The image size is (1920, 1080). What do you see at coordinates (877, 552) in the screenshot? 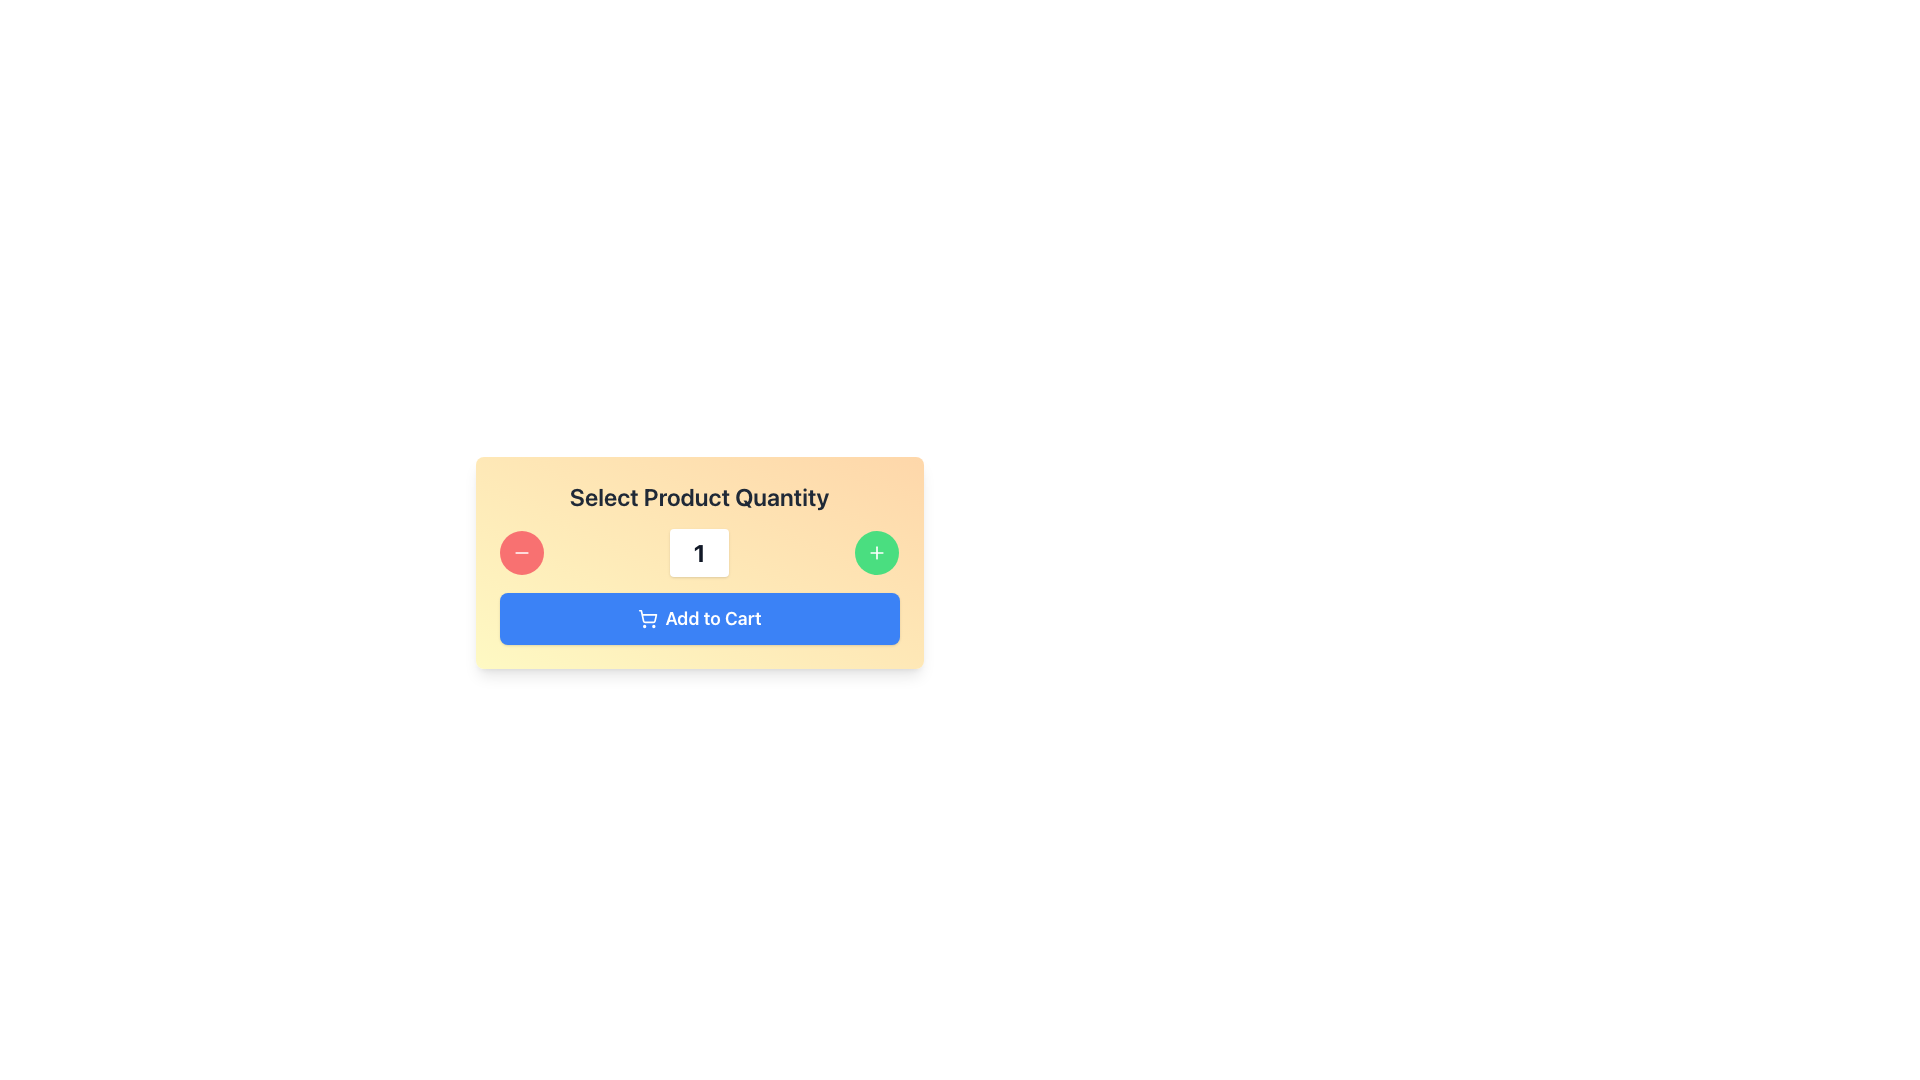
I see `the small circular green button with a white plus sign to increase the quantity` at bounding box center [877, 552].